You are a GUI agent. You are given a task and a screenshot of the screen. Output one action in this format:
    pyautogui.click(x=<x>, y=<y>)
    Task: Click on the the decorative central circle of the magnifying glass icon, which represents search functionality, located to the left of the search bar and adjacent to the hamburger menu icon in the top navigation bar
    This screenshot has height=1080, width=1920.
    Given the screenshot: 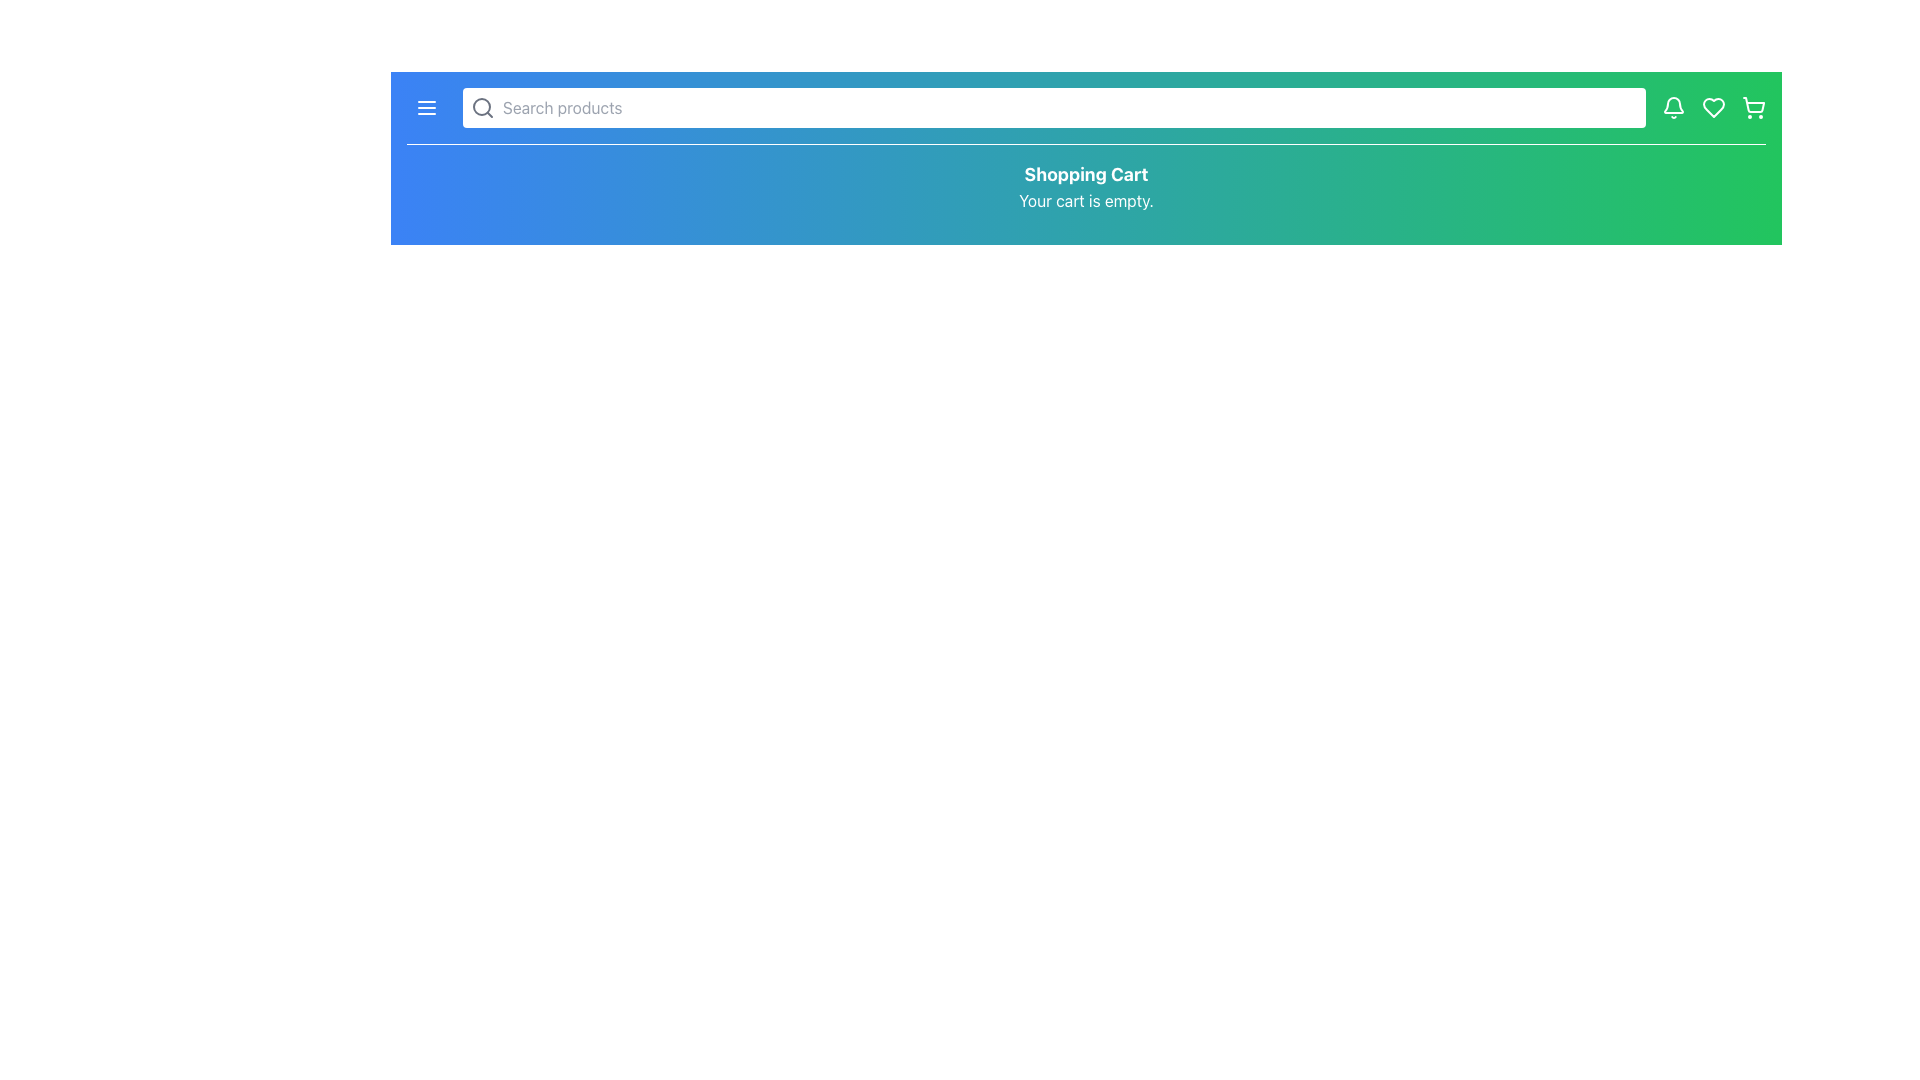 What is the action you would take?
    pyautogui.click(x=481, y=107)
    